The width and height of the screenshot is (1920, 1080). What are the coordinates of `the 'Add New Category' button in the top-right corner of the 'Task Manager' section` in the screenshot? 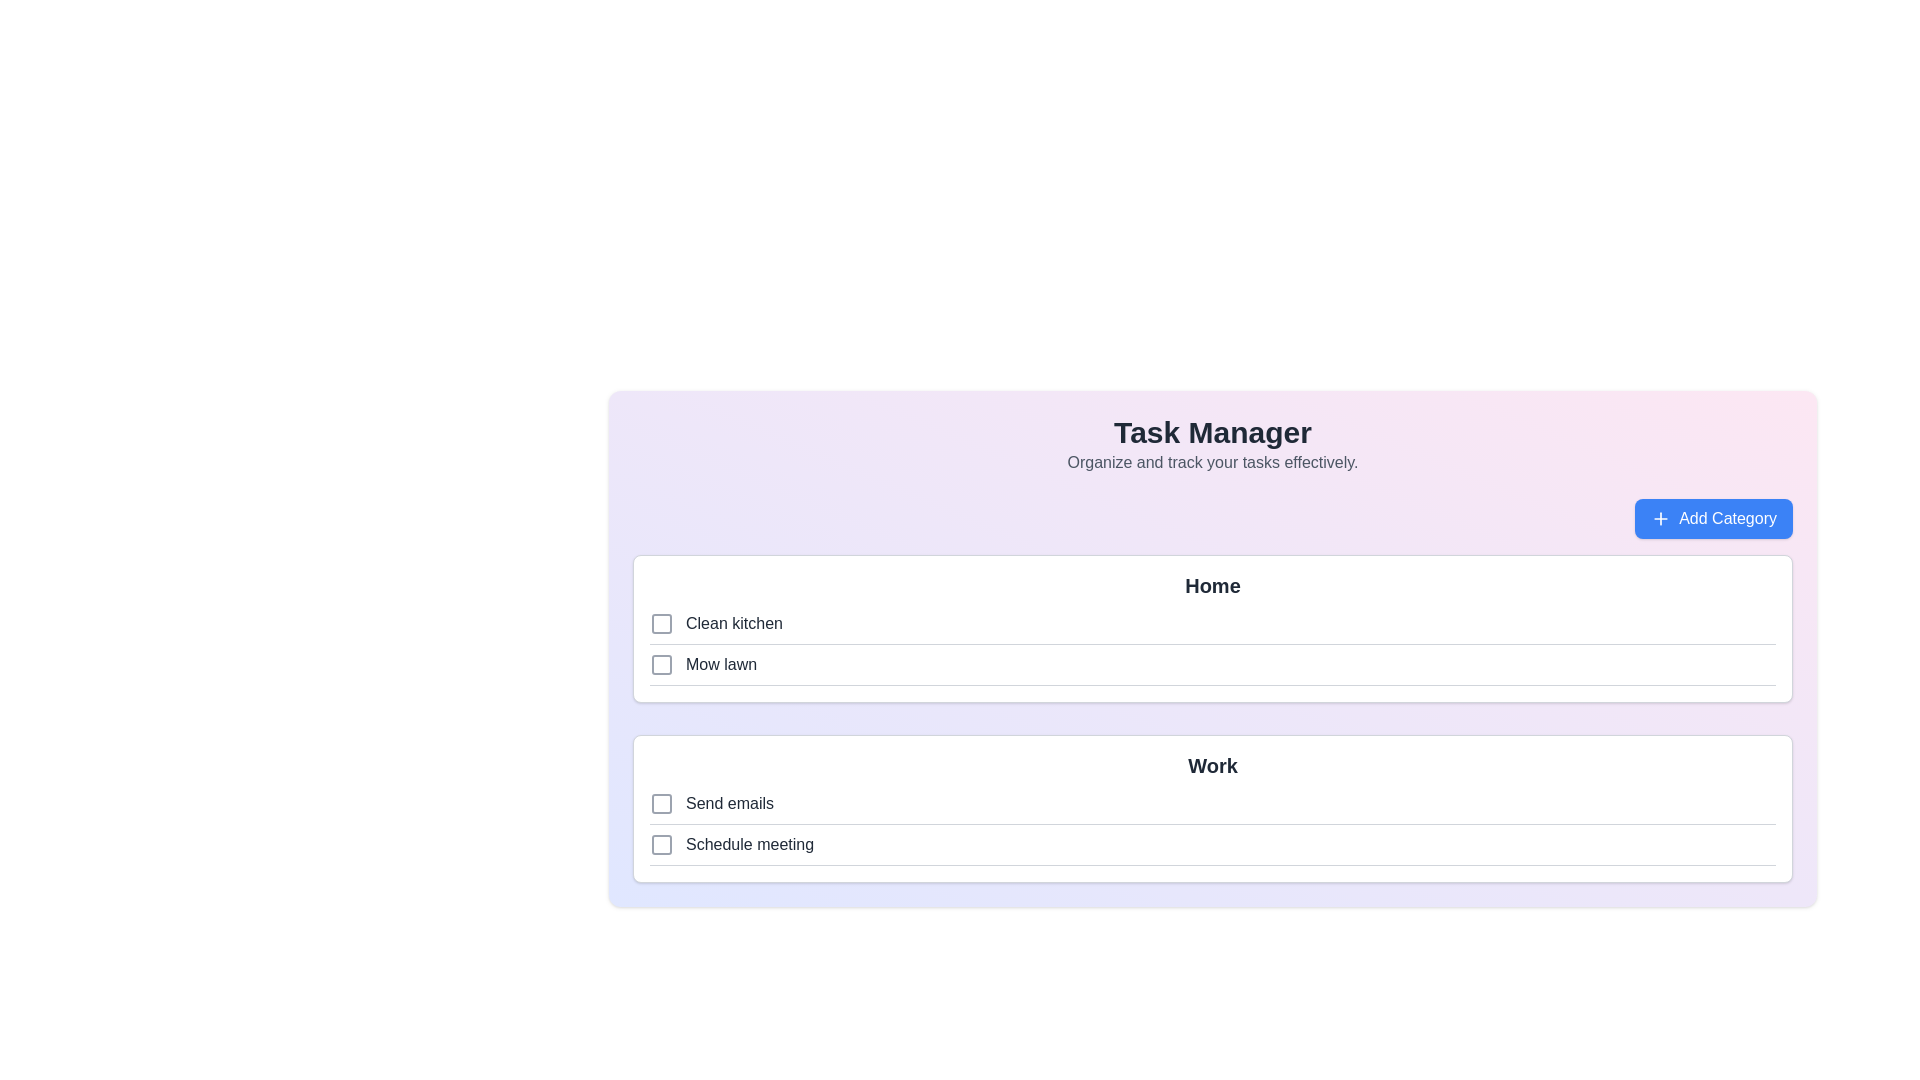 It's located at (1712, 518).